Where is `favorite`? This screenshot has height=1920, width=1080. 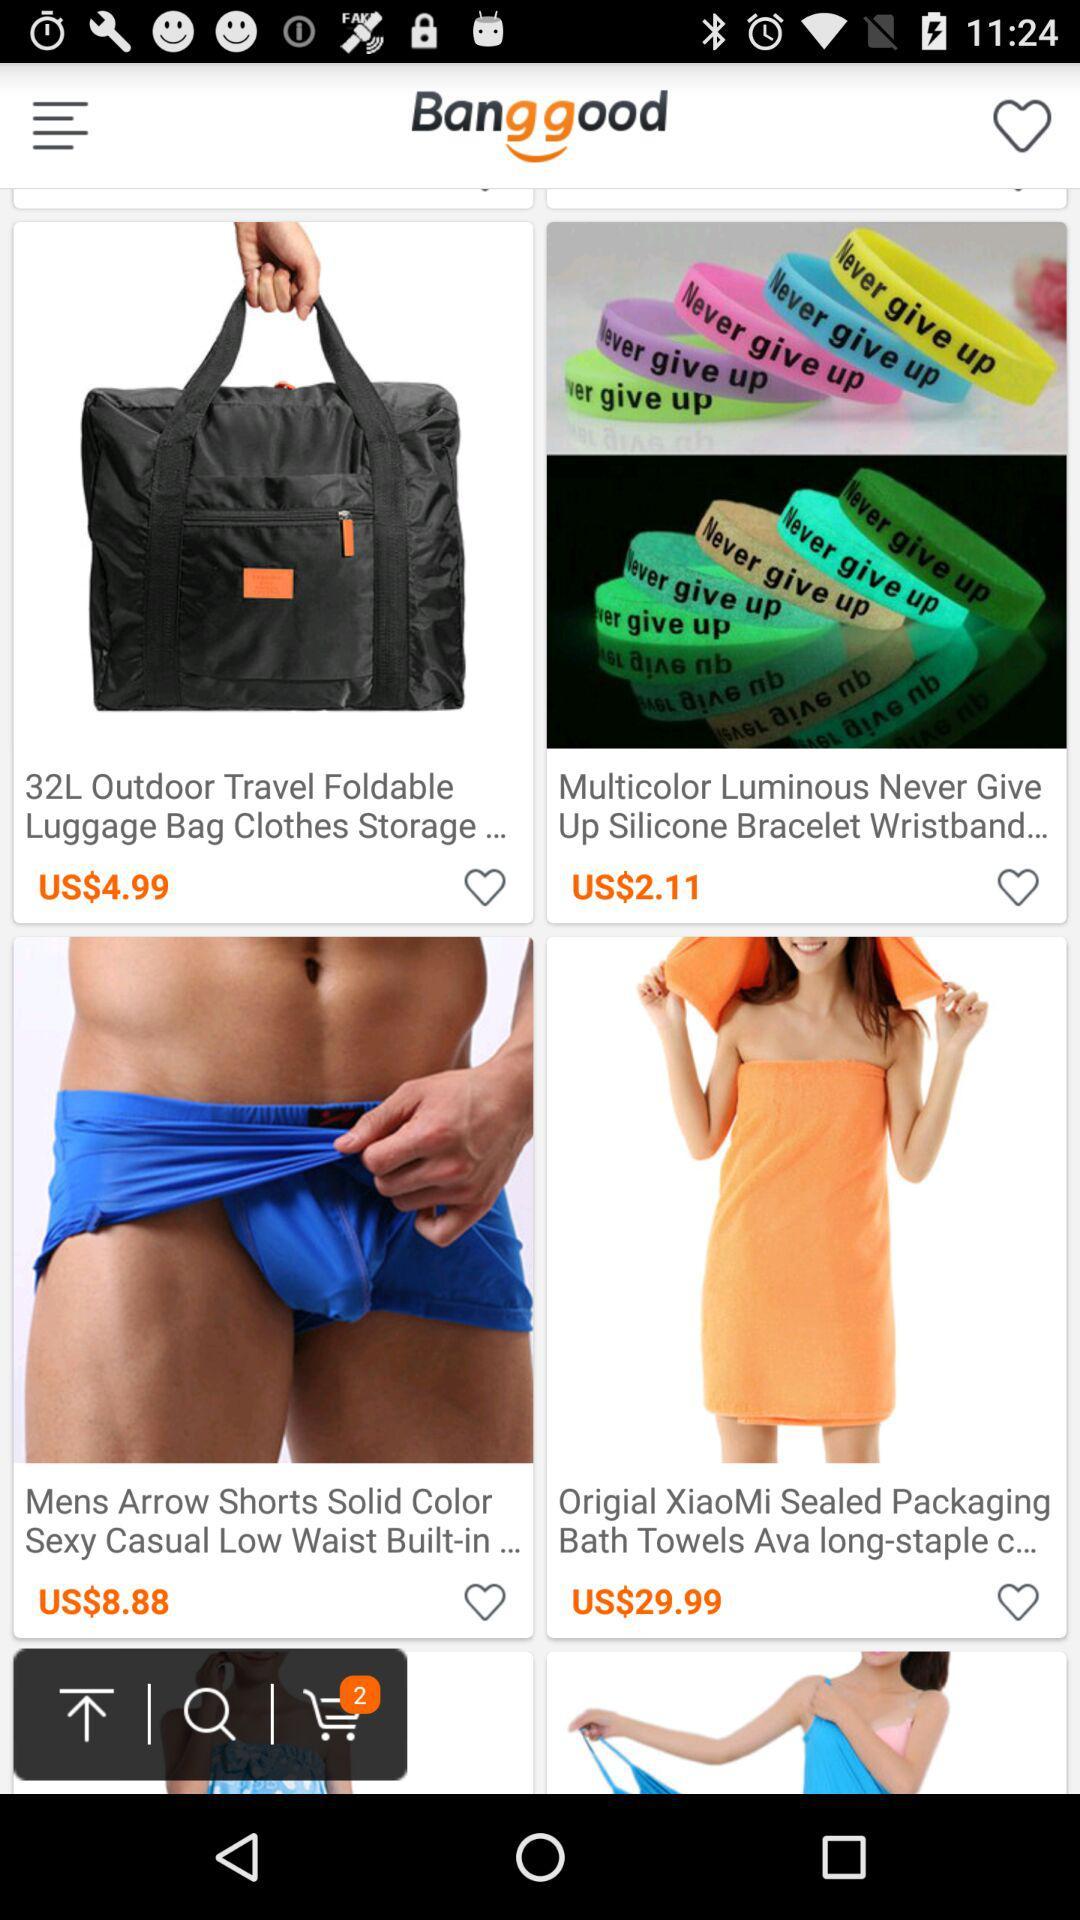 favorite is located at coordinates (1018, 885).